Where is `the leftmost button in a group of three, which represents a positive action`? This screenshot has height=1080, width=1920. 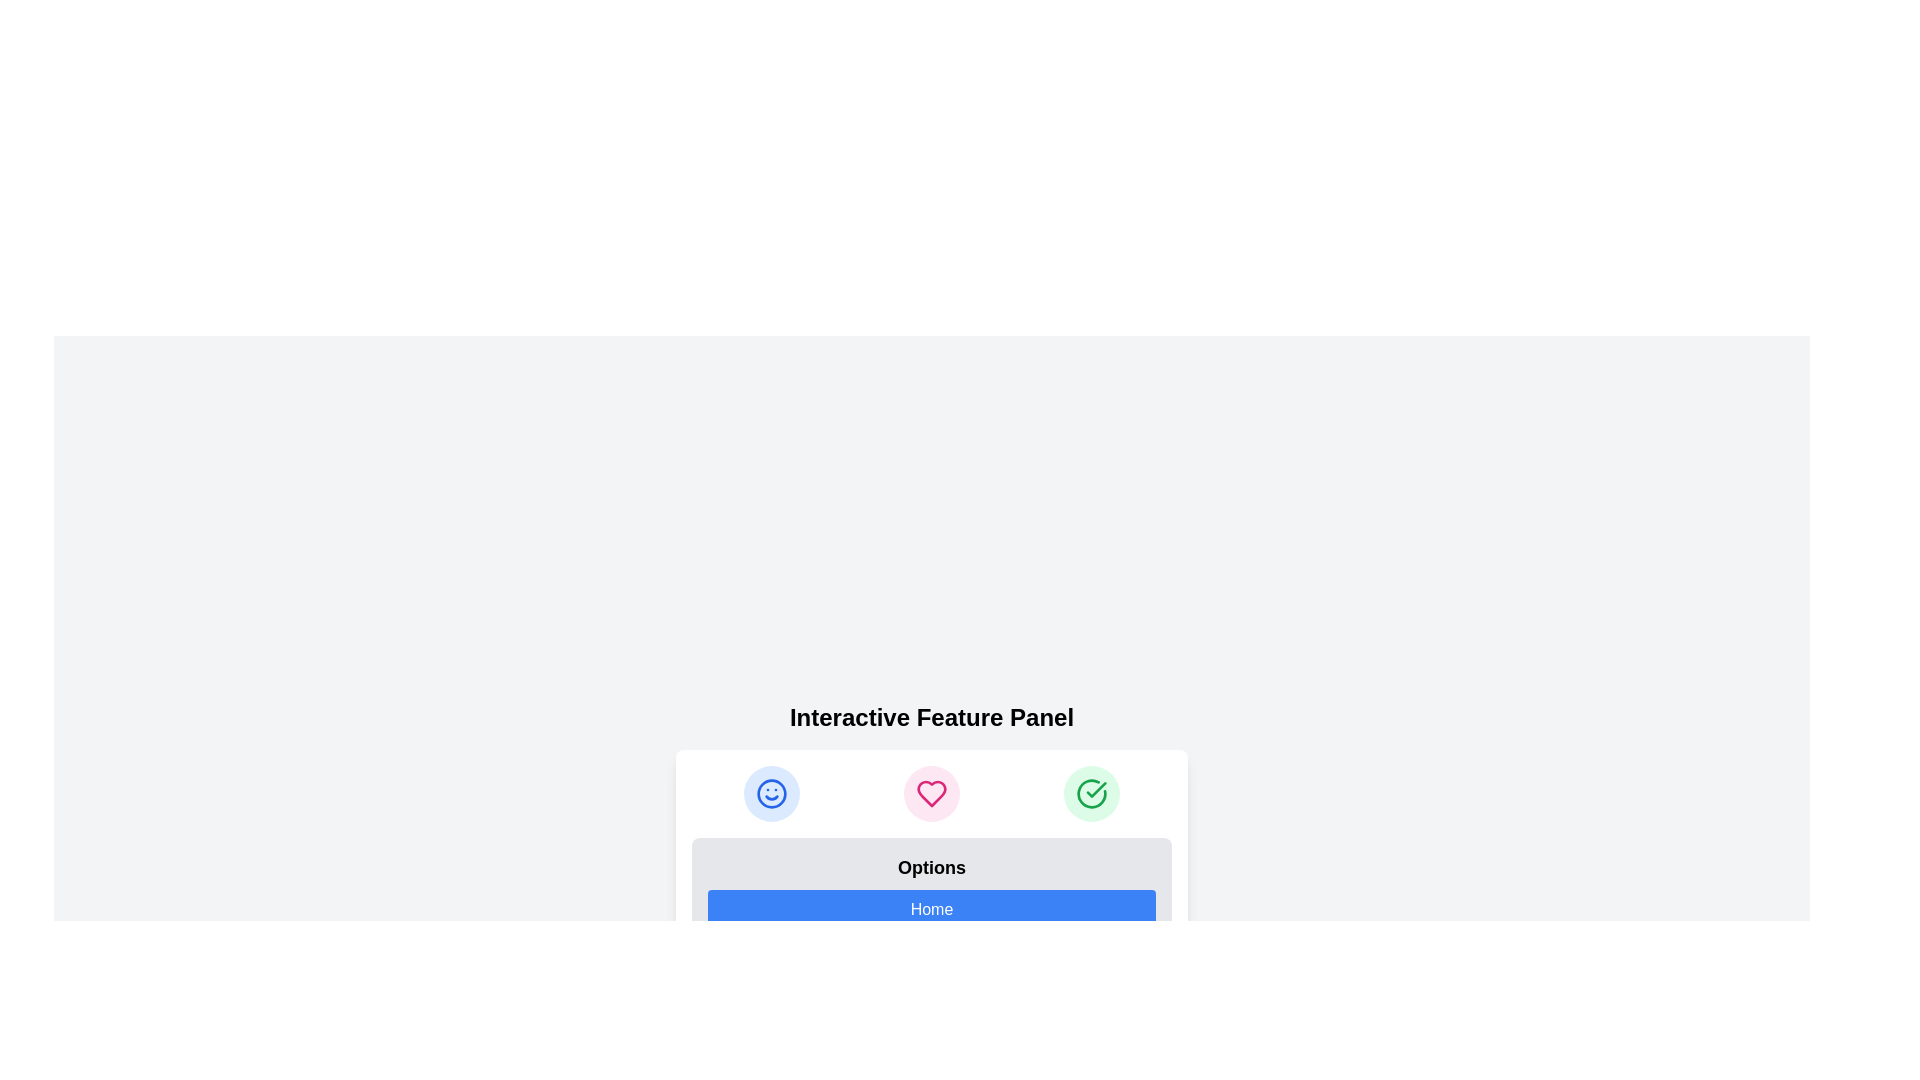
the leftmost button in a group of three, which represents a positive action is located at coordinates (771, 793).